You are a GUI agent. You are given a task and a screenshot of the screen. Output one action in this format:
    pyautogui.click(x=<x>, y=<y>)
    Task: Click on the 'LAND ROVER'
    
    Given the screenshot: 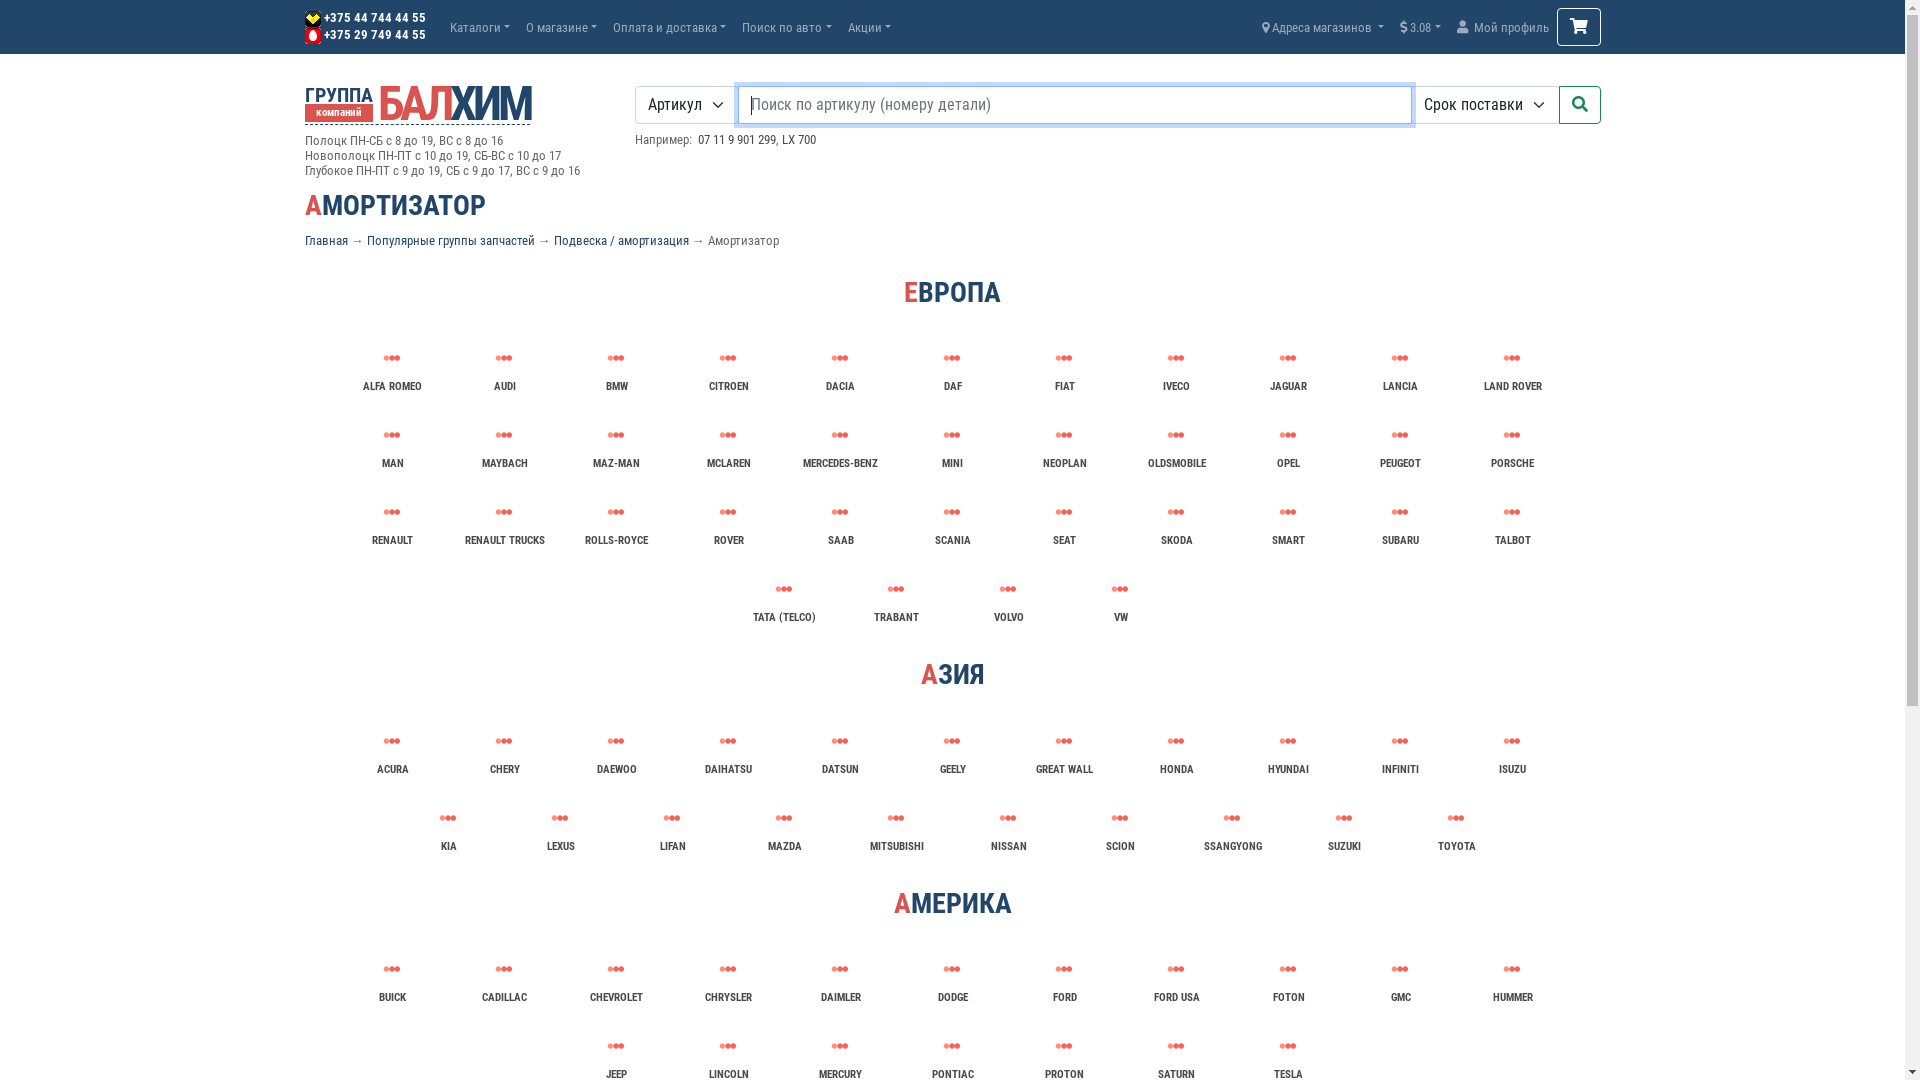 What is the action you would take?
    pyautogui.click(x=1512, y=357)
    